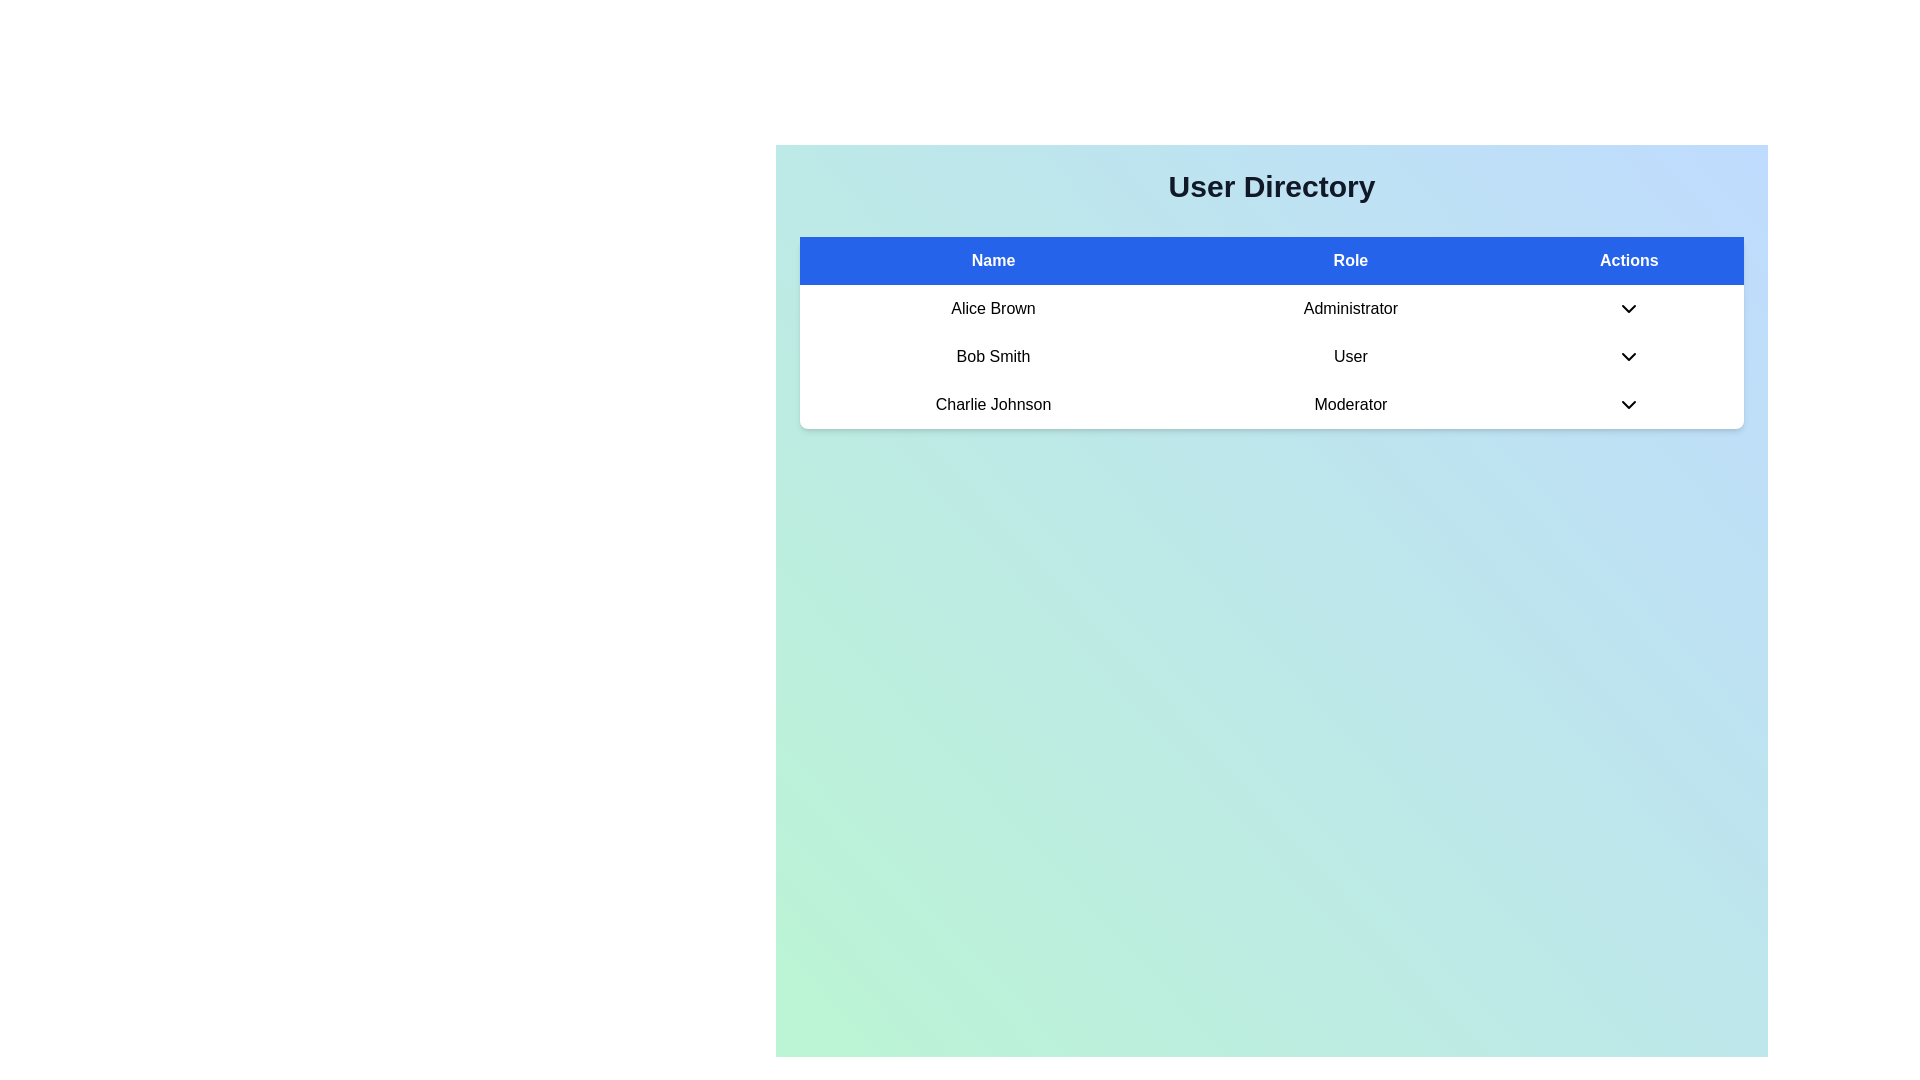  What do you see at coordinates (1629, 356) in the screenshot?
I see `the downward-pointing chevron icon located` at bounding box center [1629, 356].